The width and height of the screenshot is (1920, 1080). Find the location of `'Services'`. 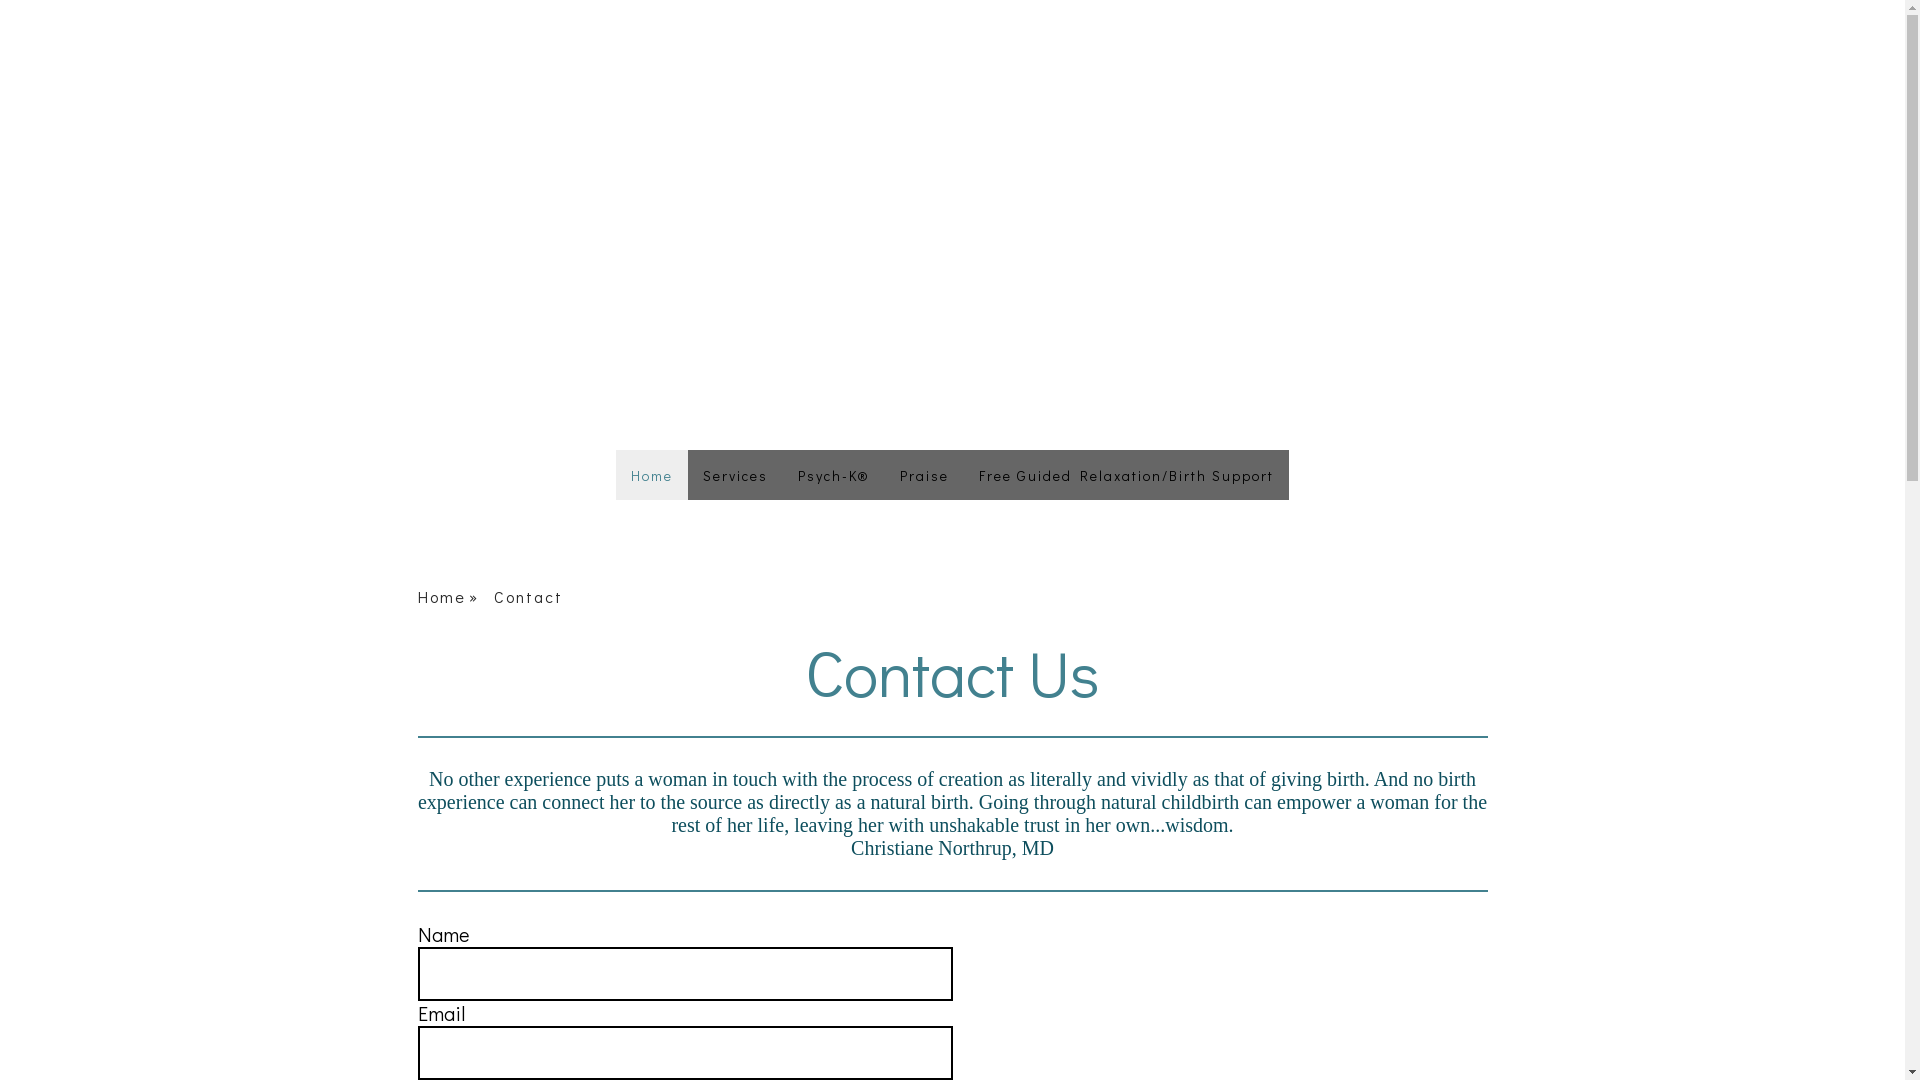

'Services' is located at coordinates (734, 474).